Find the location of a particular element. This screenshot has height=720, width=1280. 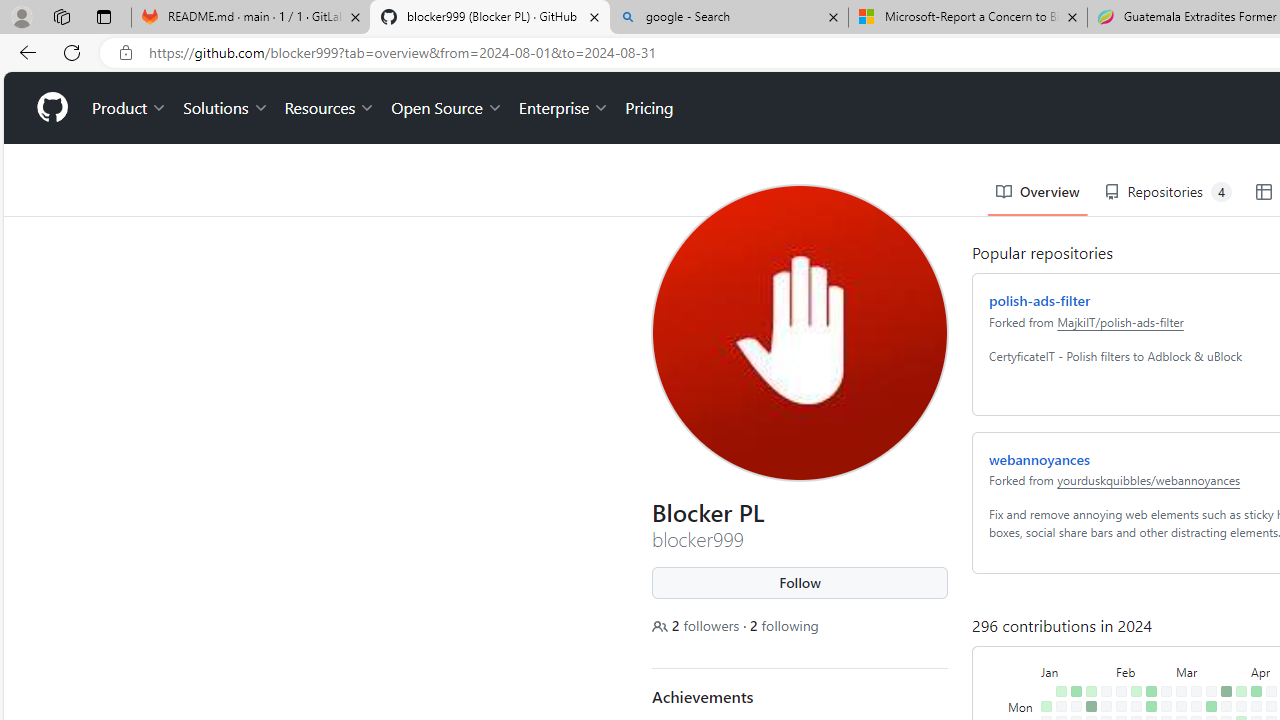

'No contributions on February 7th.' is located at coordinates (1116, 664).